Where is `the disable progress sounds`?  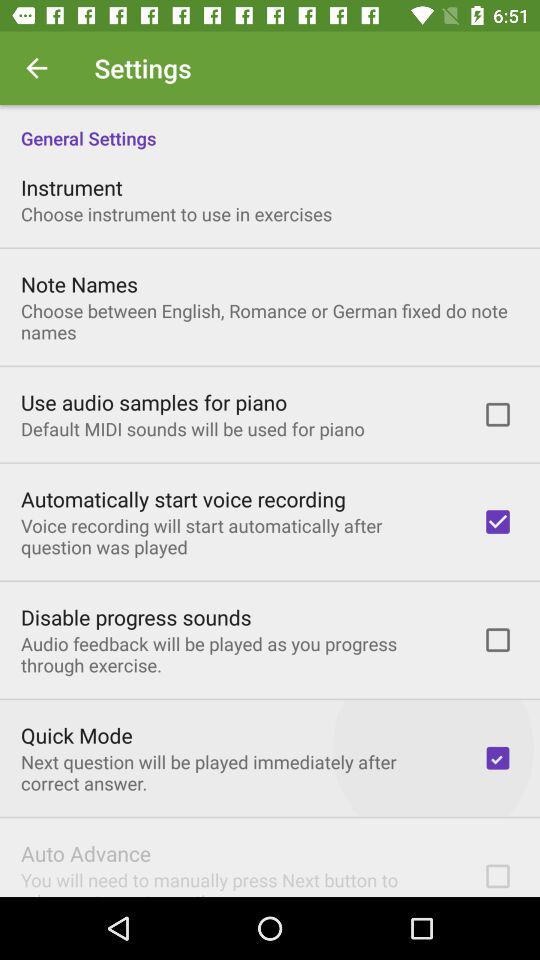 the disable progress sounds is located at coordinates (135, 616).